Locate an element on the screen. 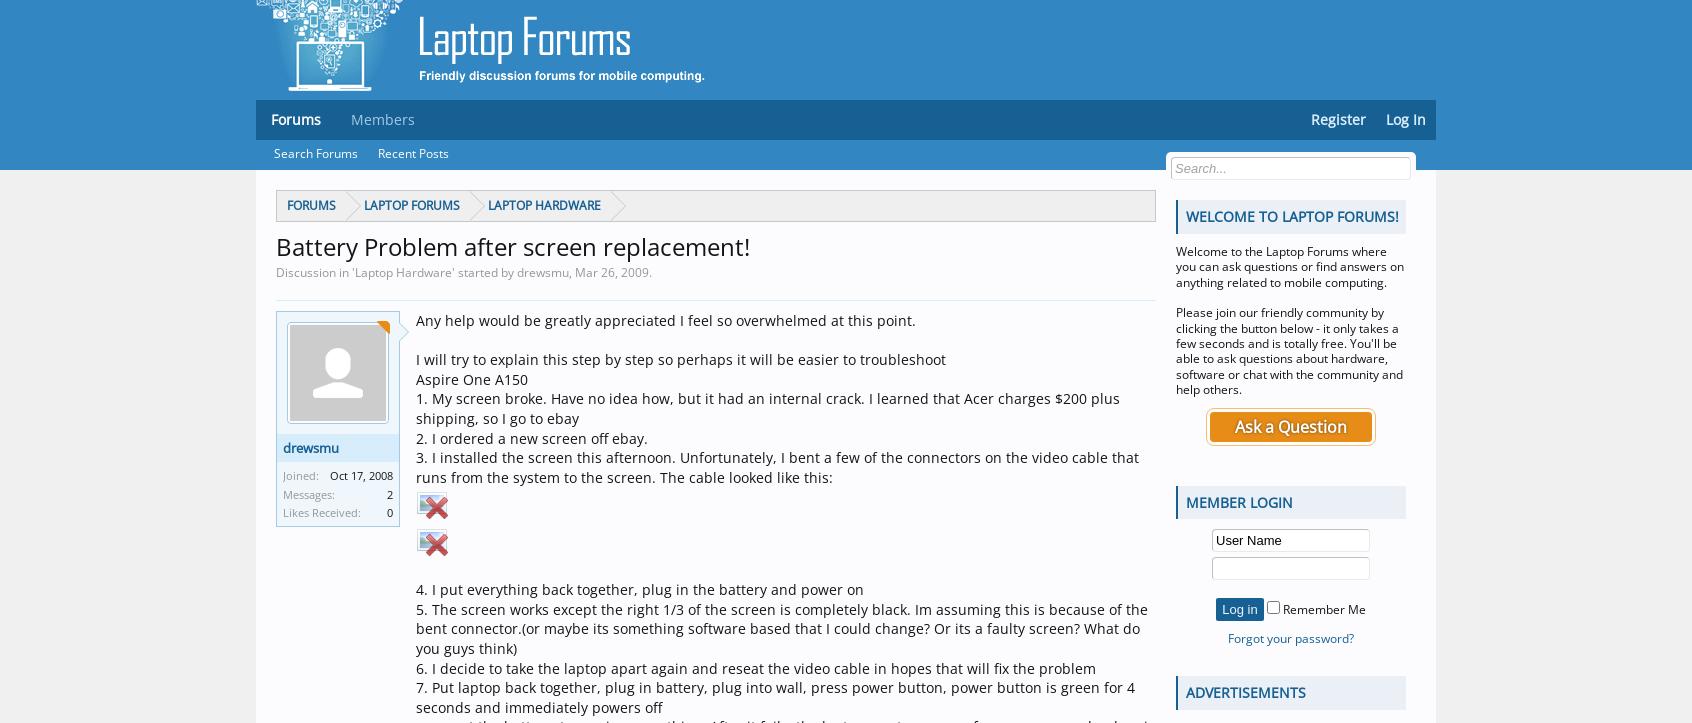  '5. The screen works except the right 1/3 of the screen is completely black. Im assuming this is because of the bent connector.(or maybe its something software based that I could change? Or its a faulty screen? What do you guys think)' is located at coordinates (782, 627).